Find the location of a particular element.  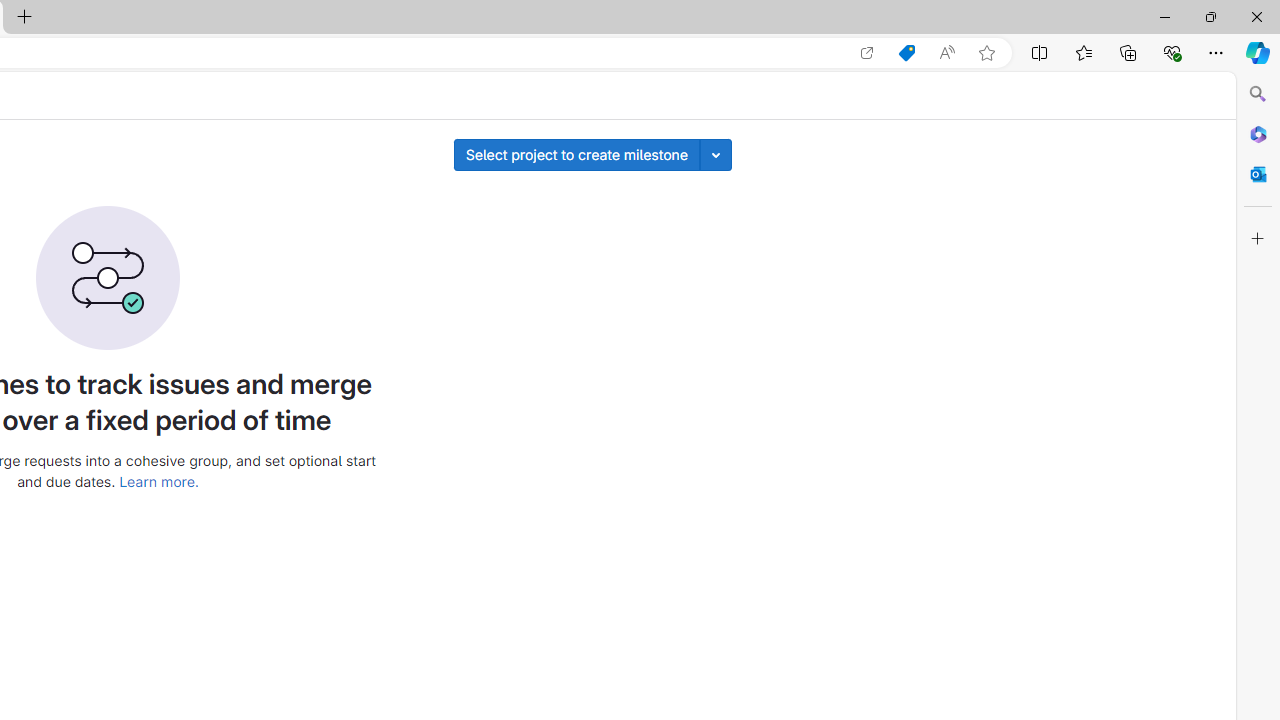

'Close Outlook pane' is located at coordinates (1257, 173).